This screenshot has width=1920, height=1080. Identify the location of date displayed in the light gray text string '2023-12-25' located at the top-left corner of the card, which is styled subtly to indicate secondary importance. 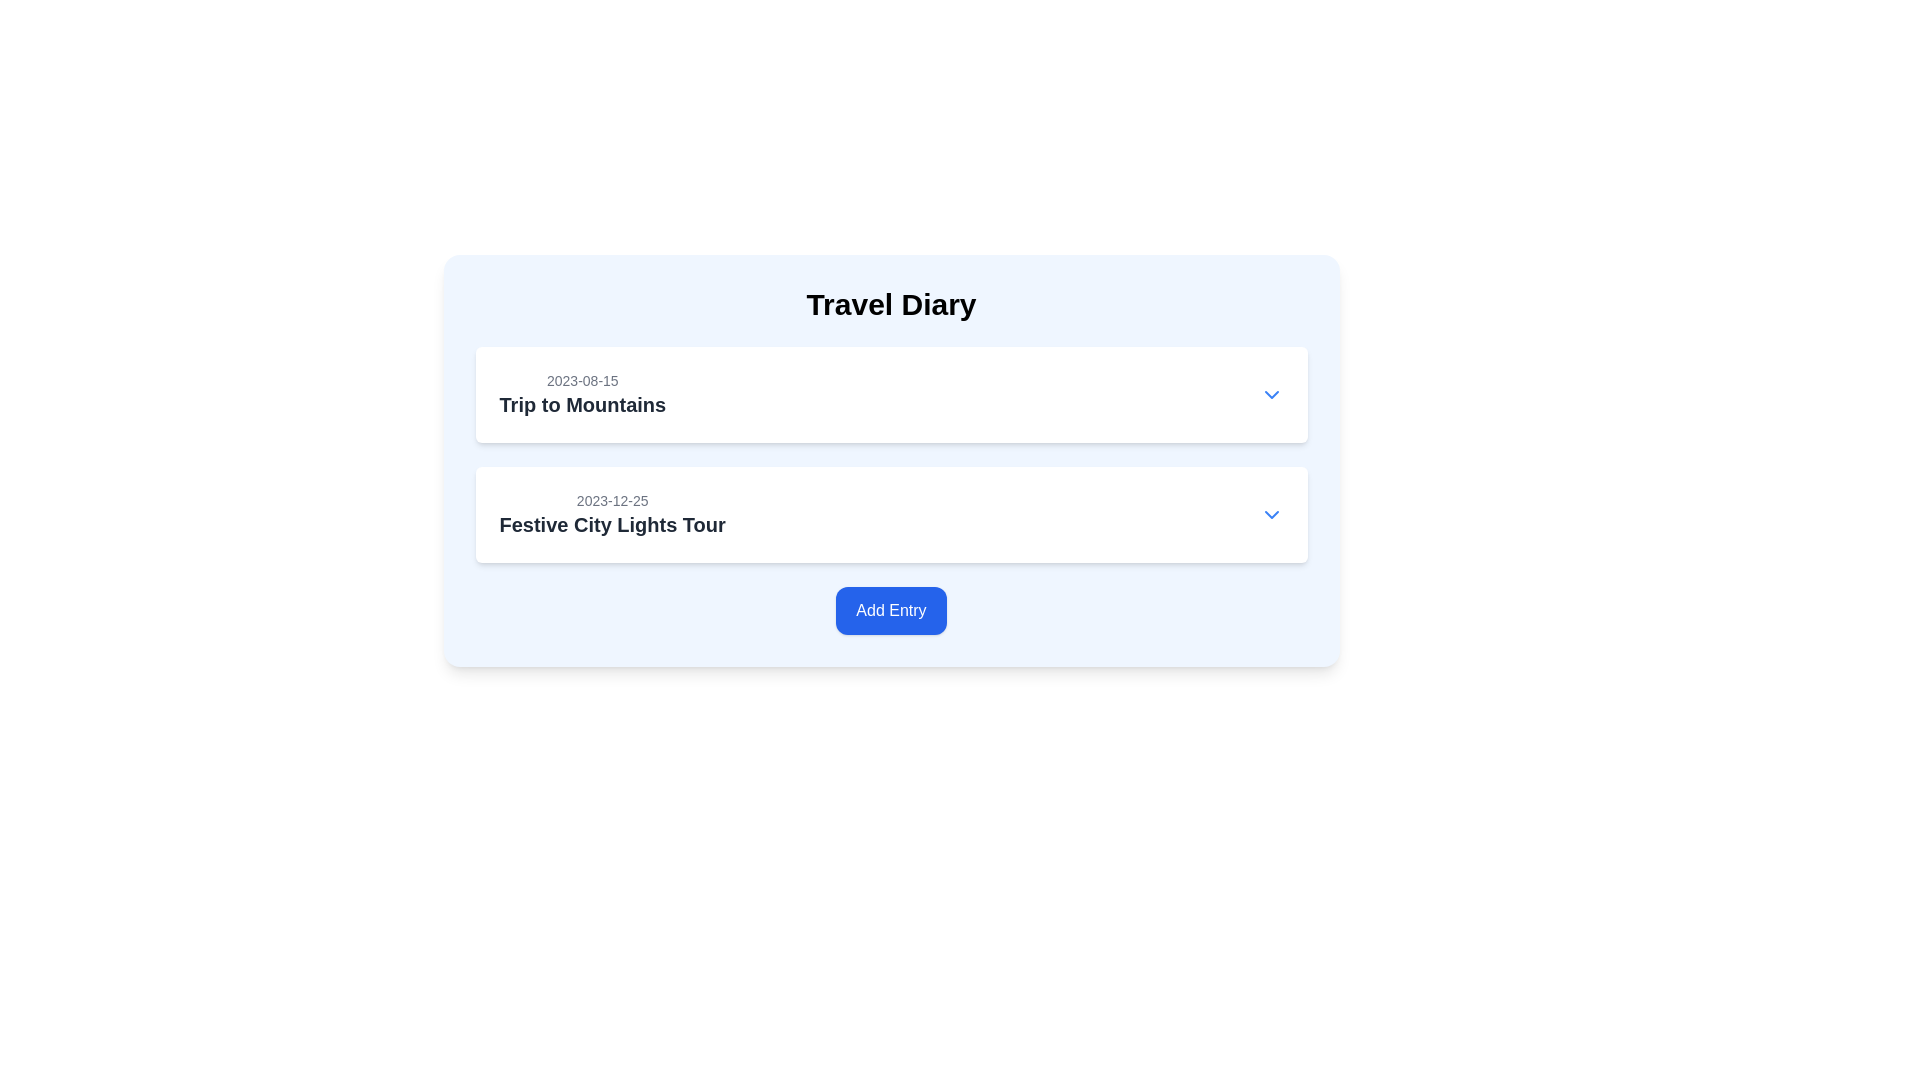
(611, 500).